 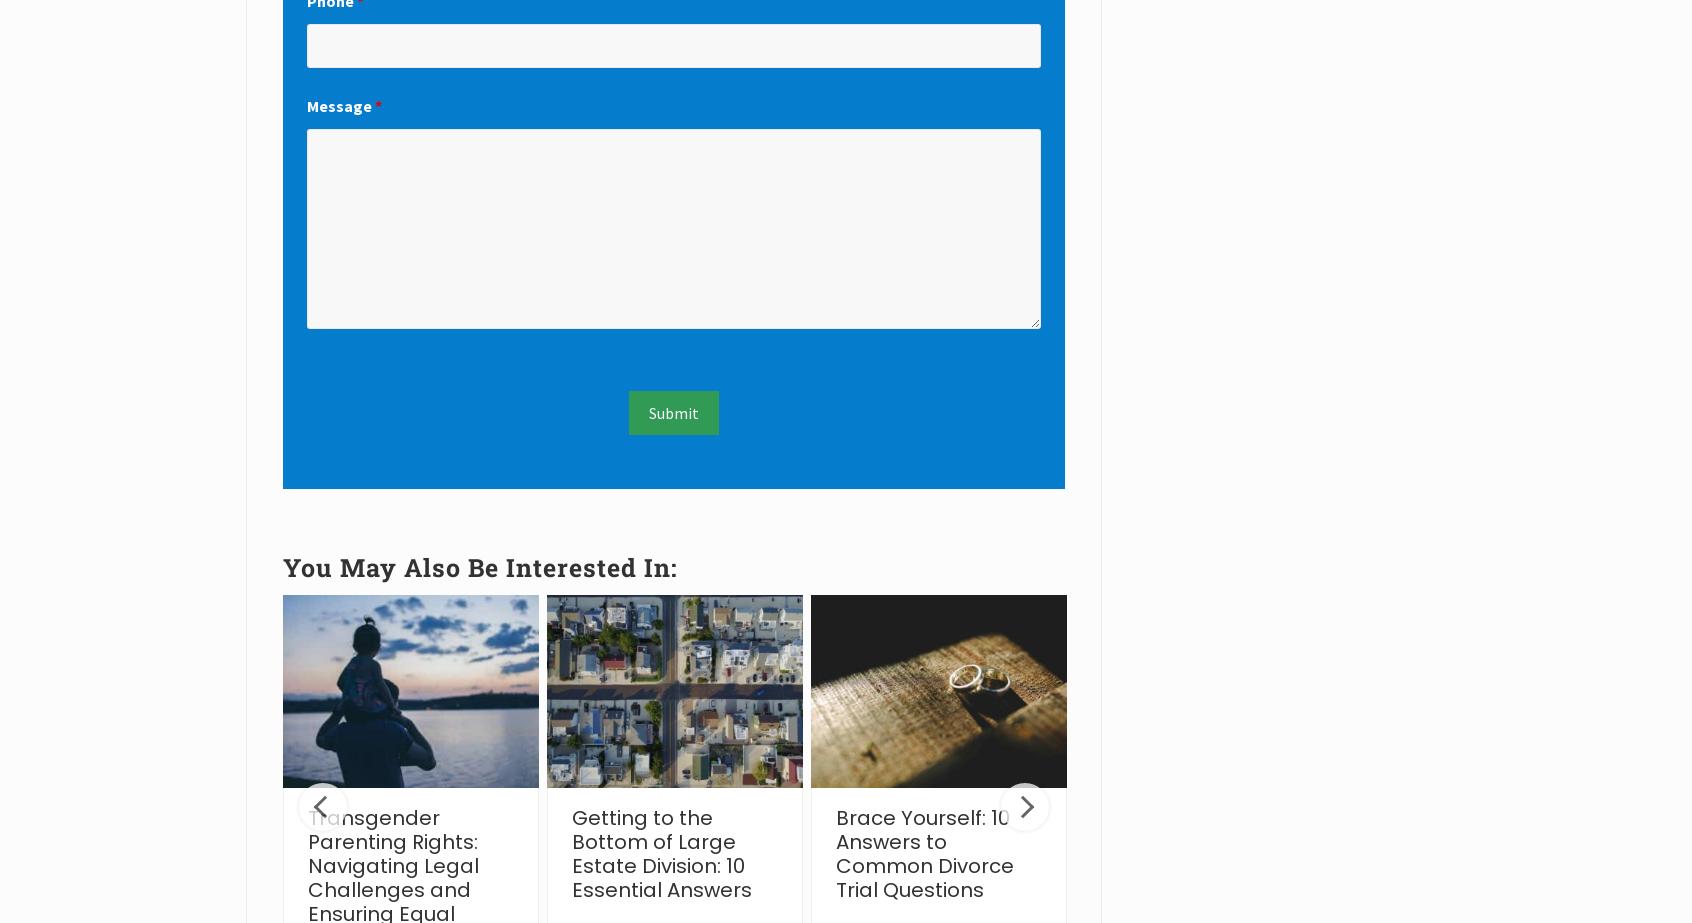 I want to click on 'You May Also Be Interested In:', so click(x=282, y=566).